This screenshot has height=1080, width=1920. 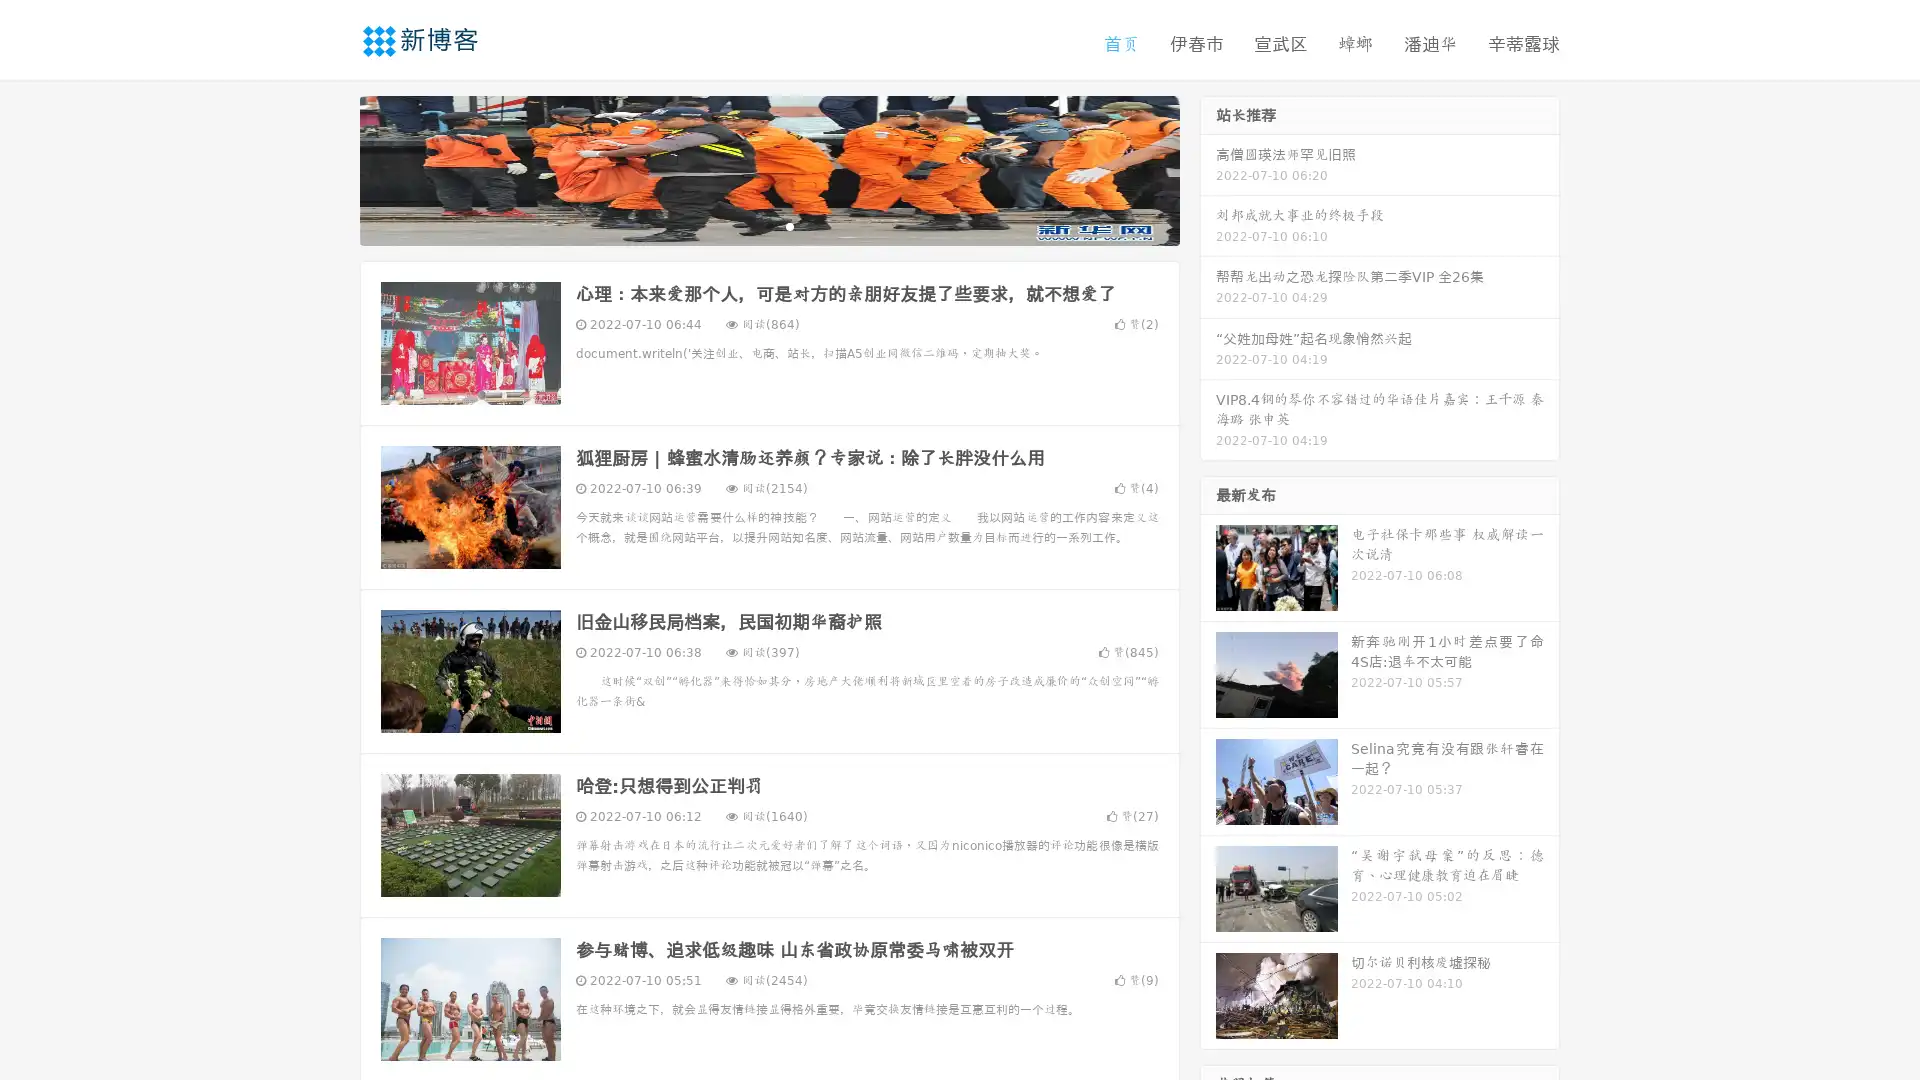 What do you see at coordinates (1208, 168) in the screenshot?
I see `Next slide` at bounding box center [1208, 168].